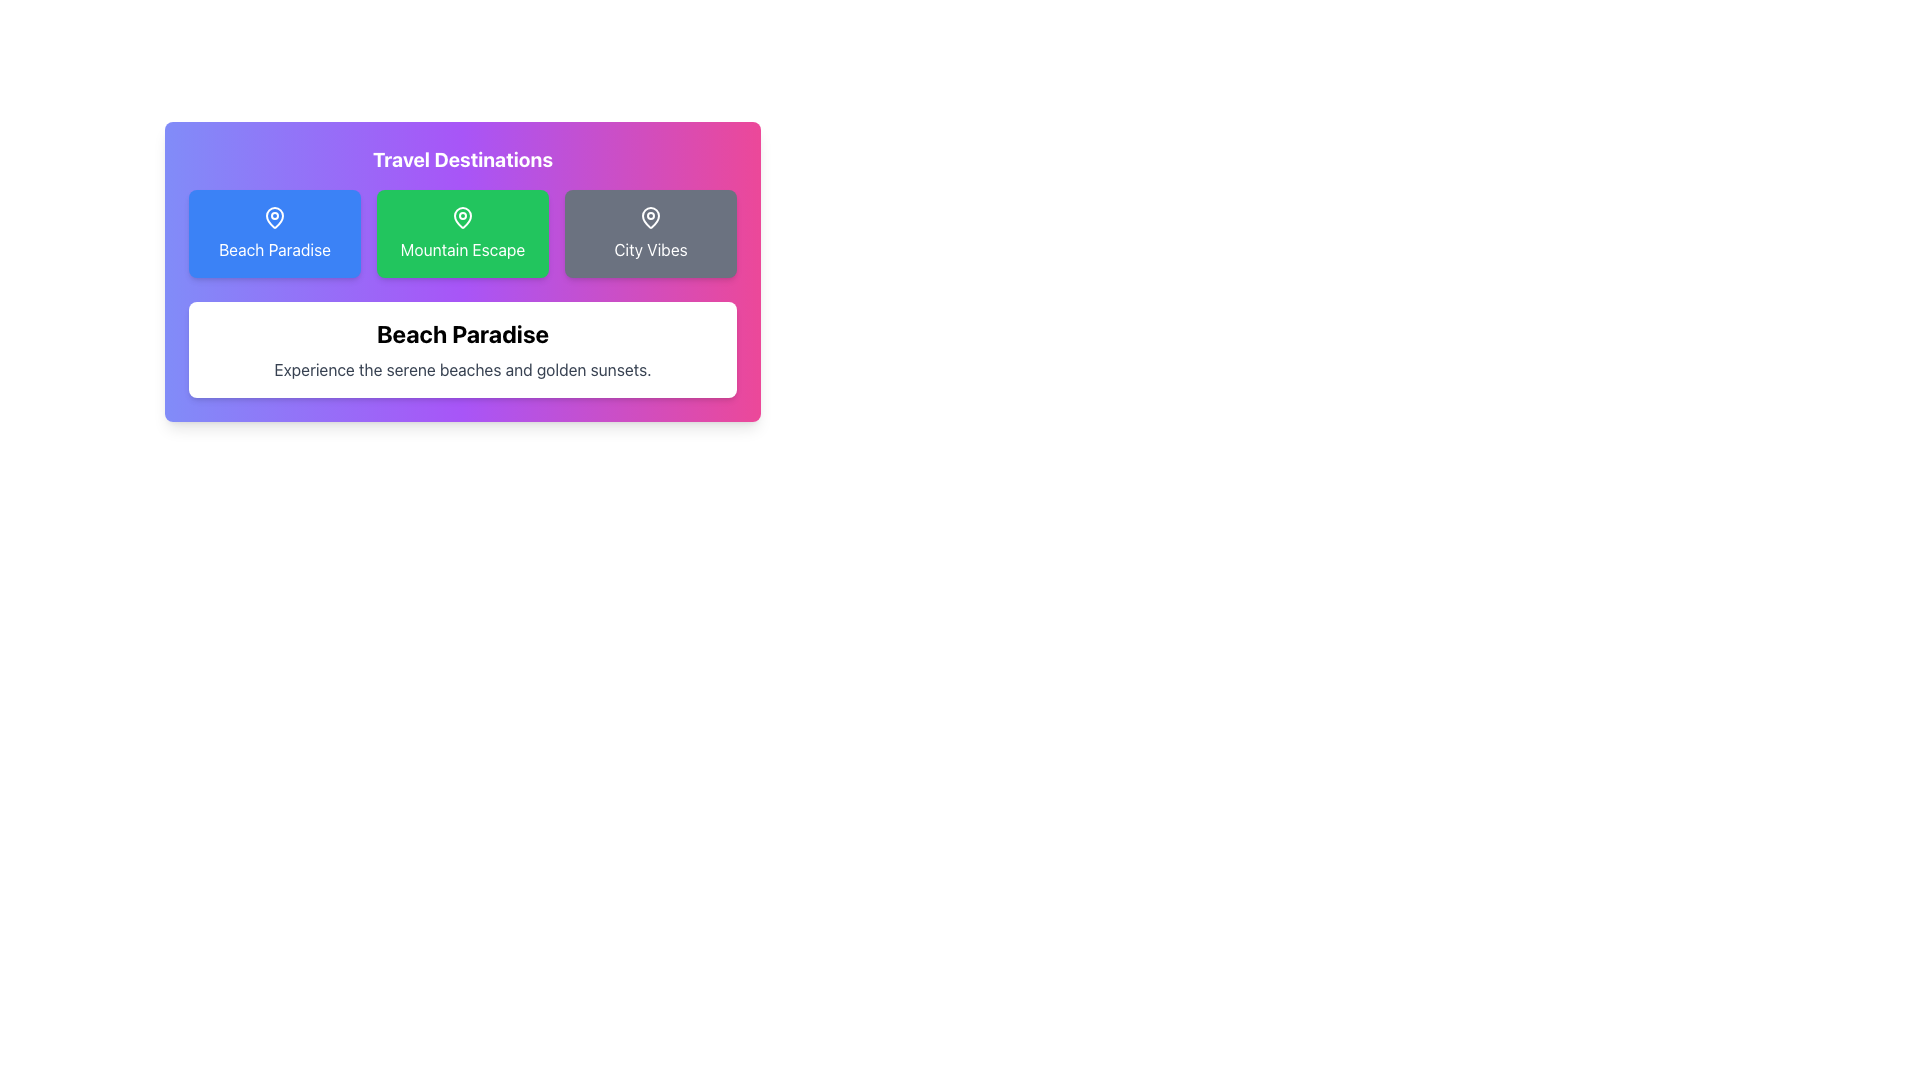 This screenshot has height=1080, width=1920. Describe the element at coordinates (461, 233) in the screenshot. I see `the green rectangular card titled 'Mountain Escape' with a pin icon at the top center` at that location.